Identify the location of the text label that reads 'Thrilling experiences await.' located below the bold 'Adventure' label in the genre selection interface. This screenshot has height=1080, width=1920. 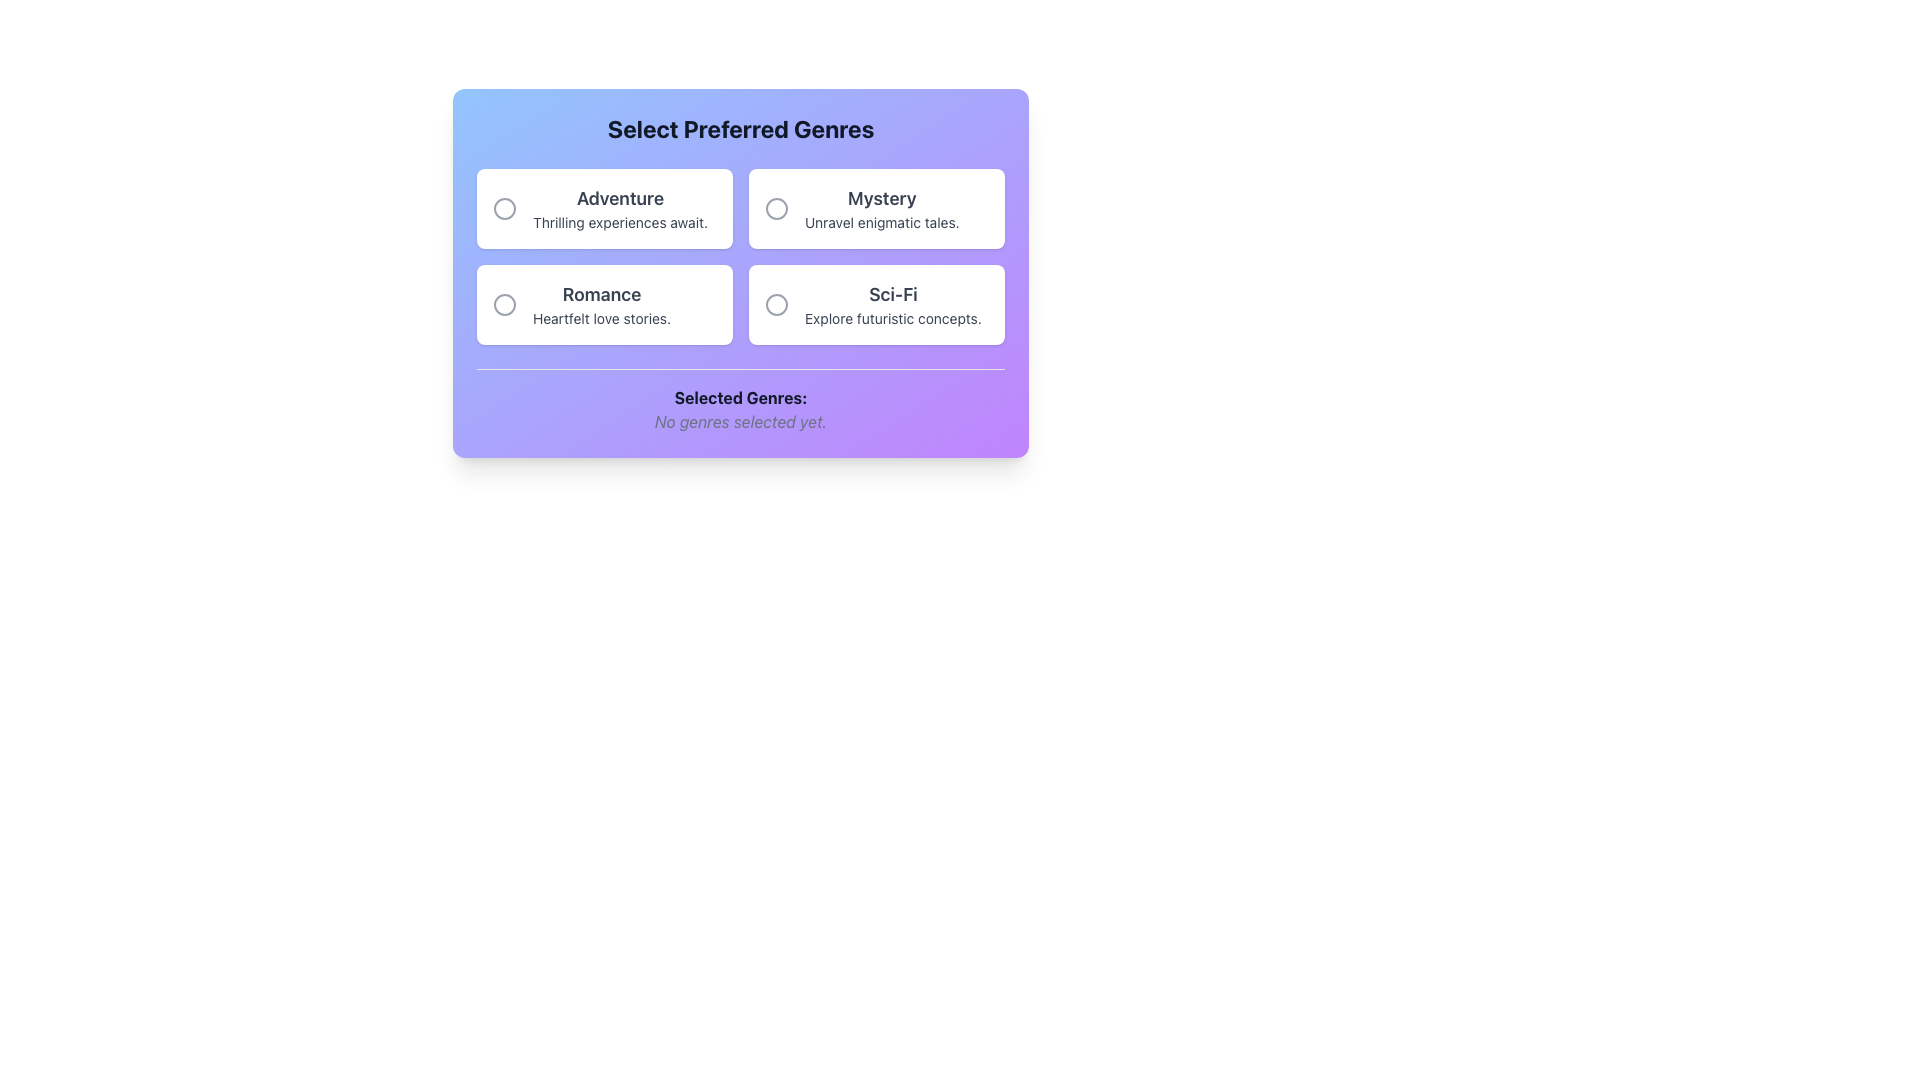
(619, 223).